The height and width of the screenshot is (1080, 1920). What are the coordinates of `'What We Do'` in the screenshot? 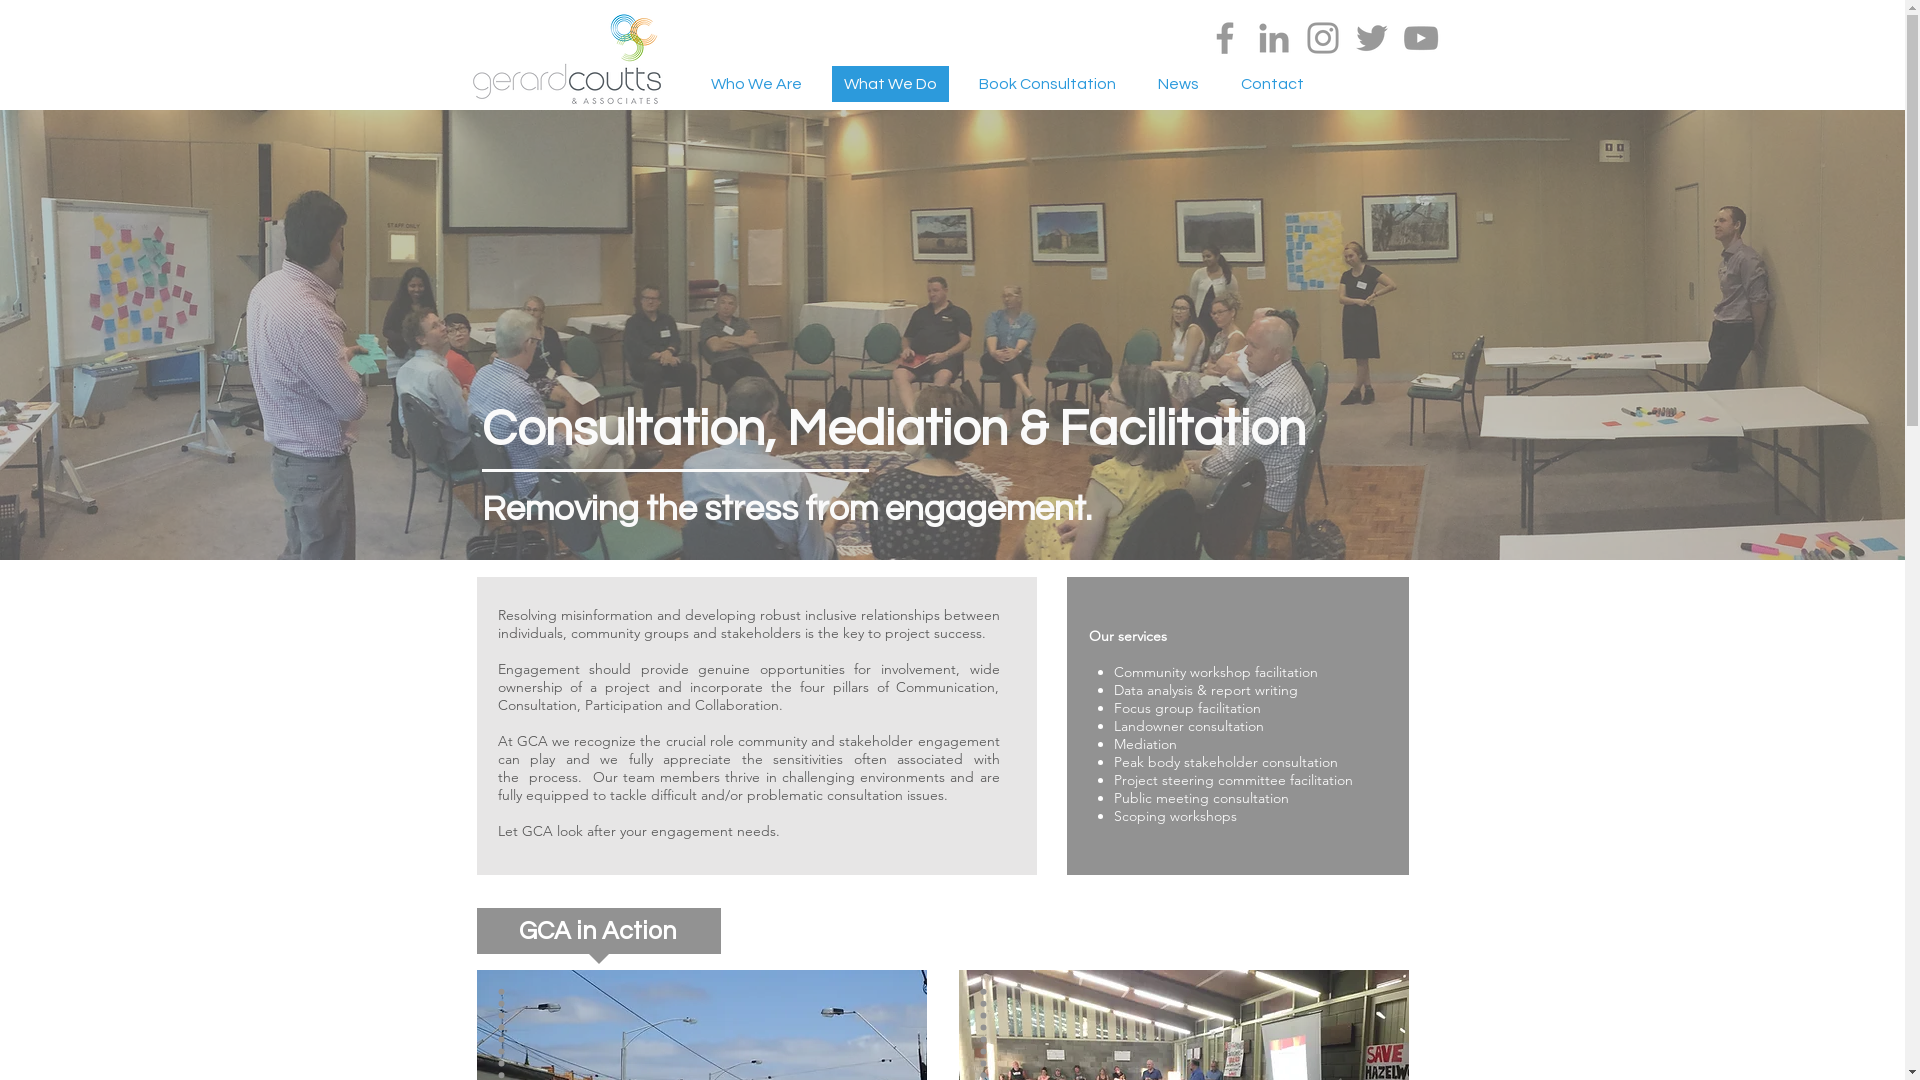 It's located at (831, 83).